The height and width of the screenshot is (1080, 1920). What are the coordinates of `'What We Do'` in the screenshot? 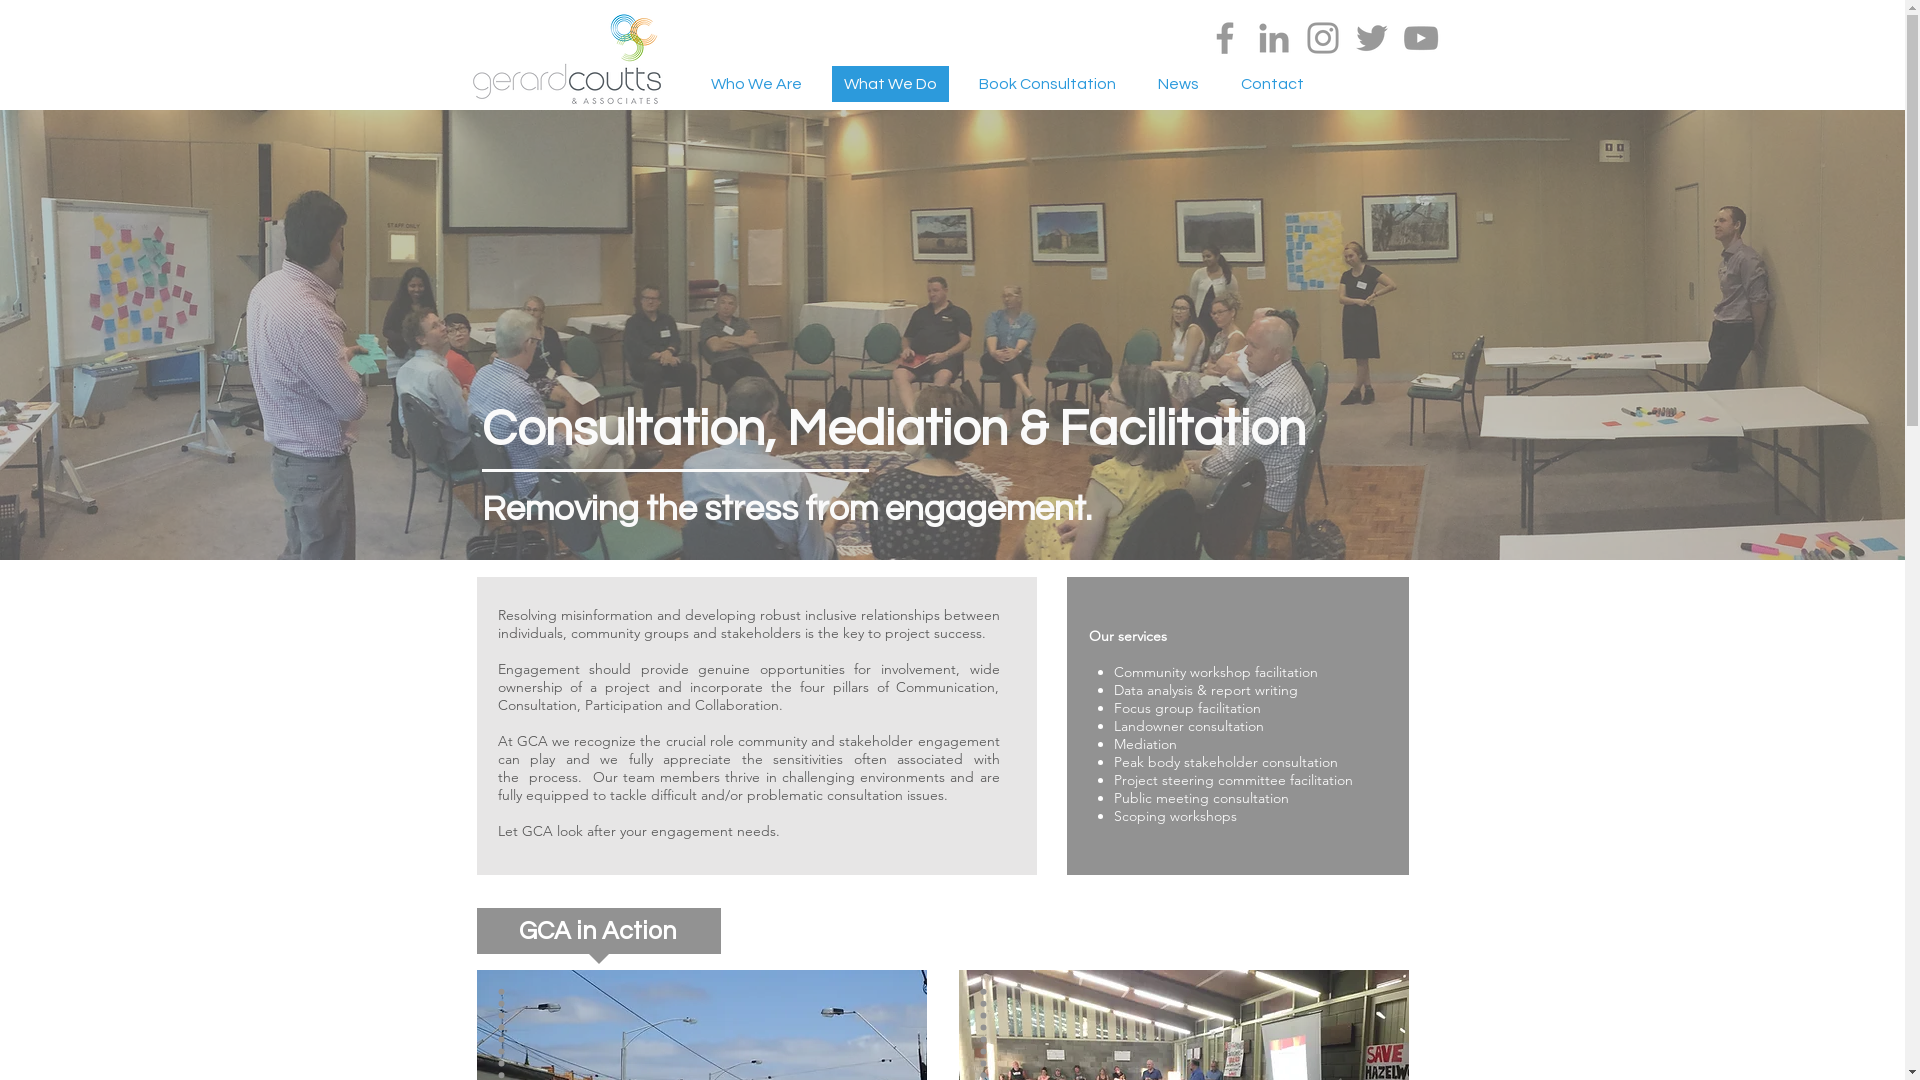 It's located at (831, 83).